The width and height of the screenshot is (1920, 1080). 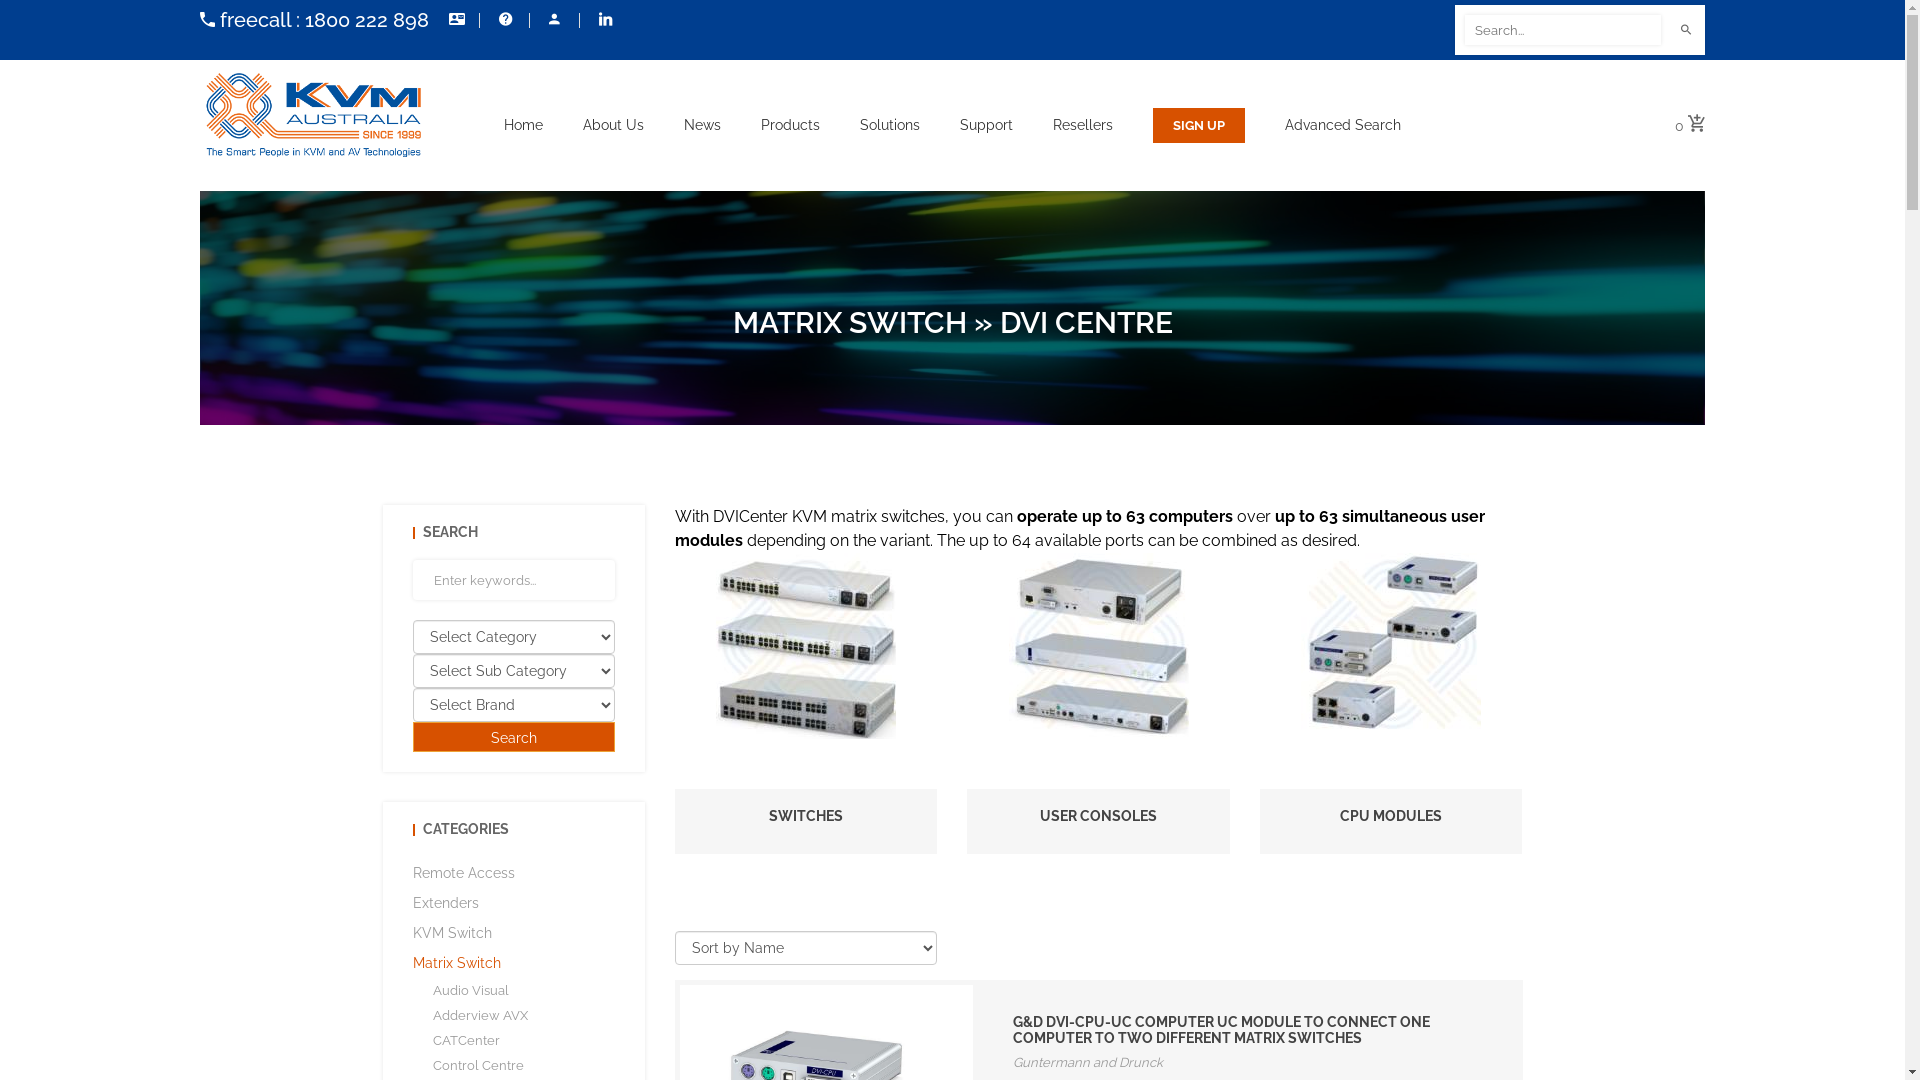 What do you see at coordinates (1390, 816) in the screenshot?
I see `'CPU MODULES'` at bounding box center [1390, 816].